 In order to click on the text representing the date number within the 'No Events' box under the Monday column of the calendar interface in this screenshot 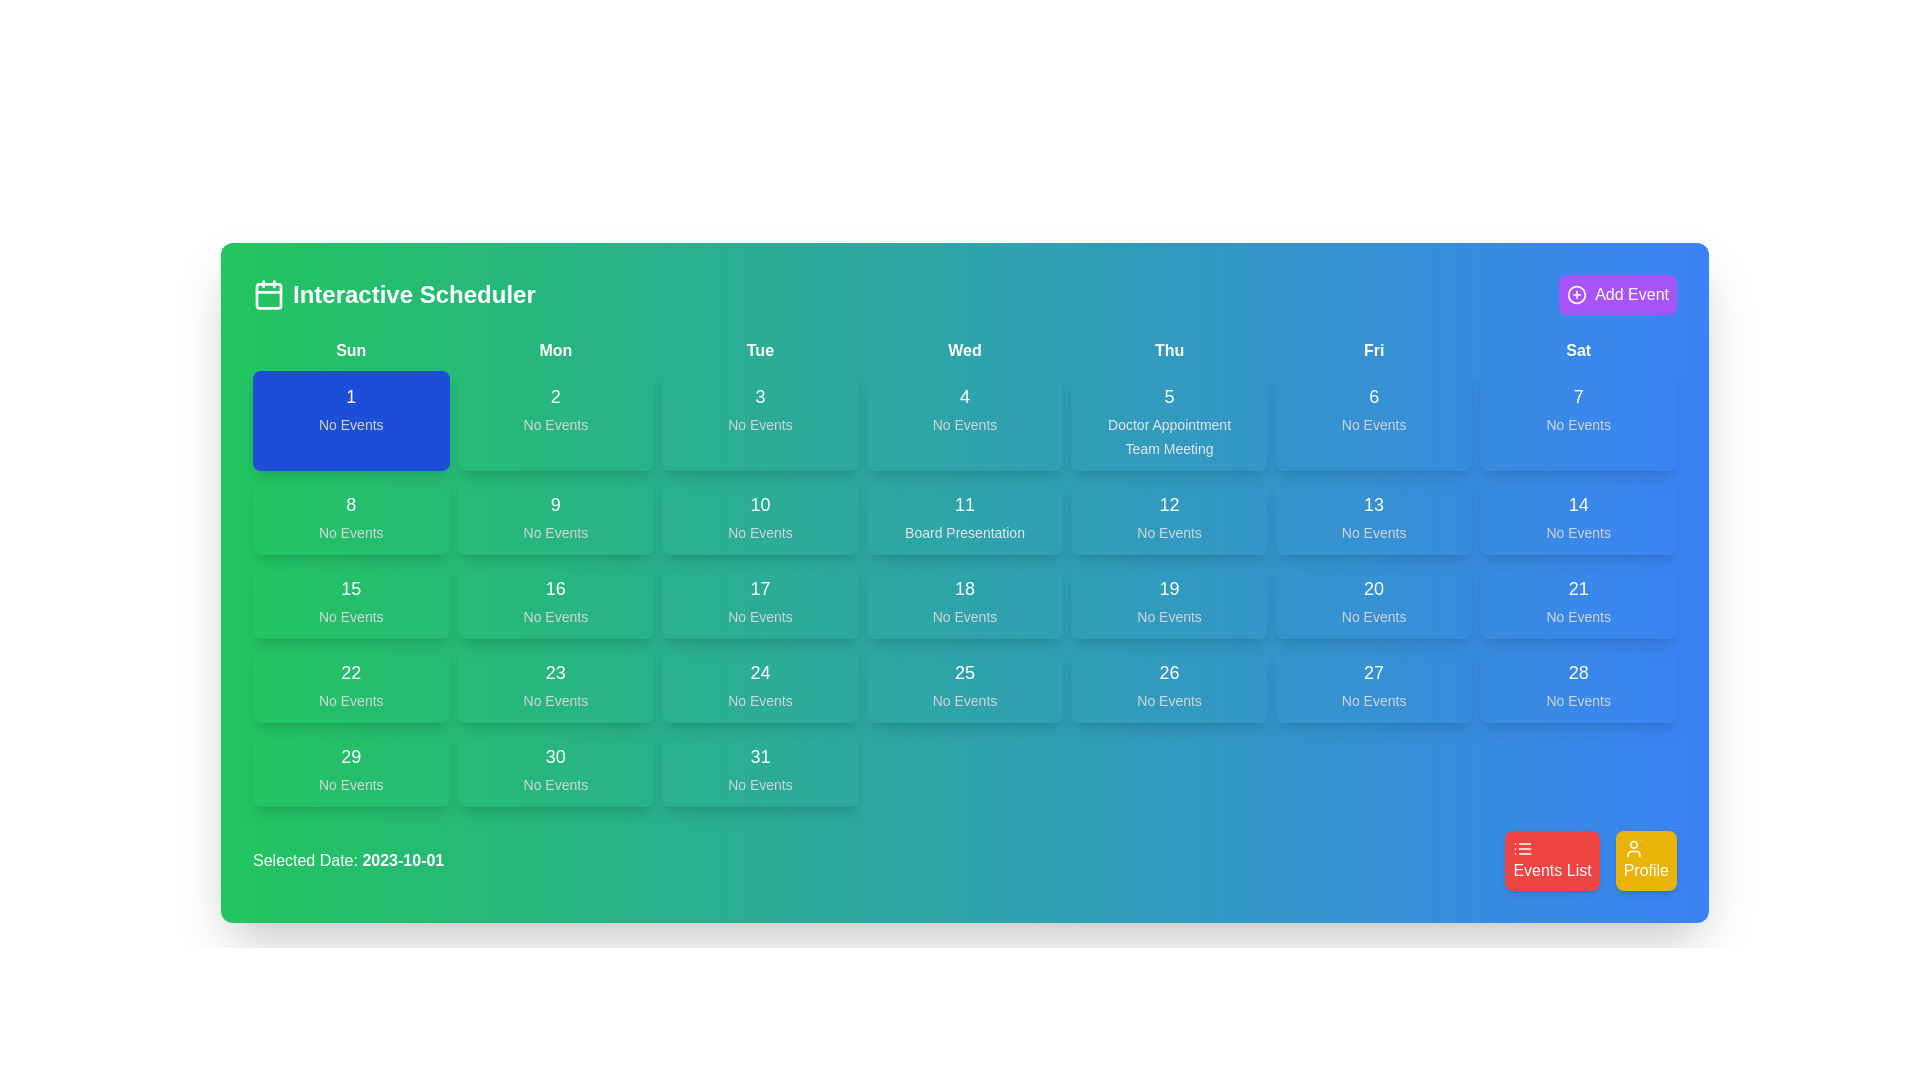, I will do `click(555, 397)`.